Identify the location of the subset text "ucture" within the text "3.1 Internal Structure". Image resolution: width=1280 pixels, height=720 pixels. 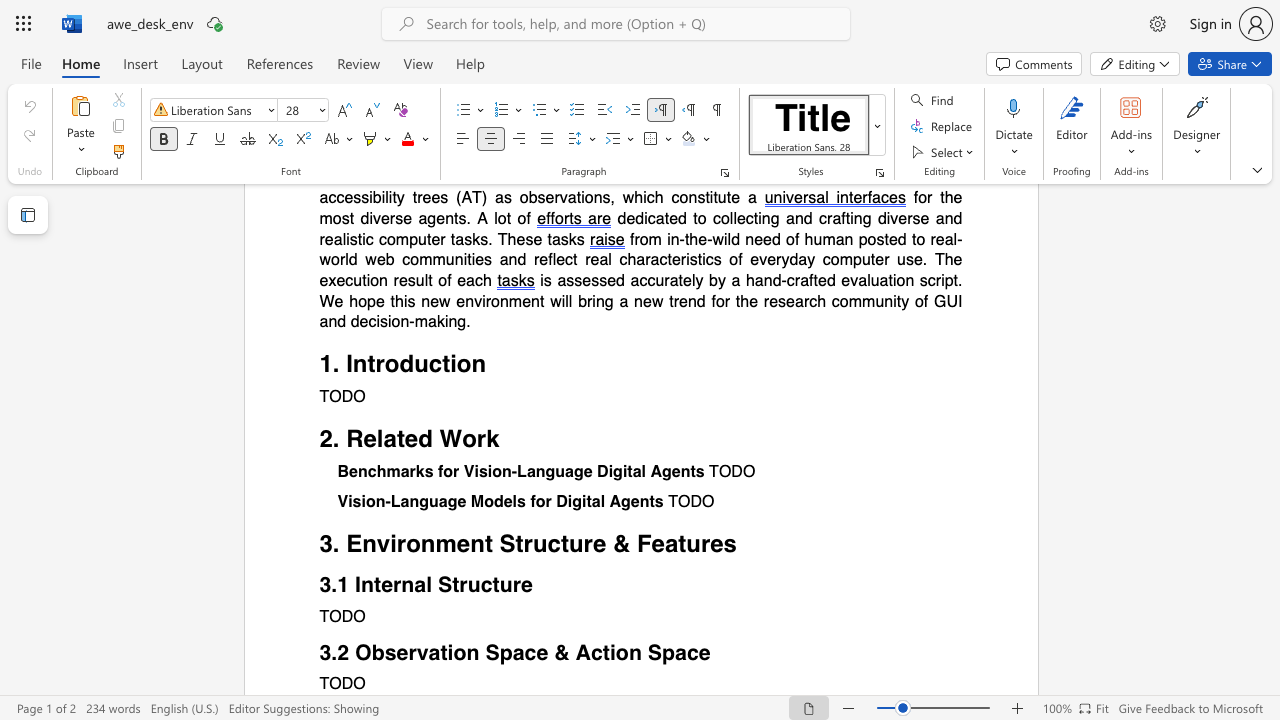
(466, 584).